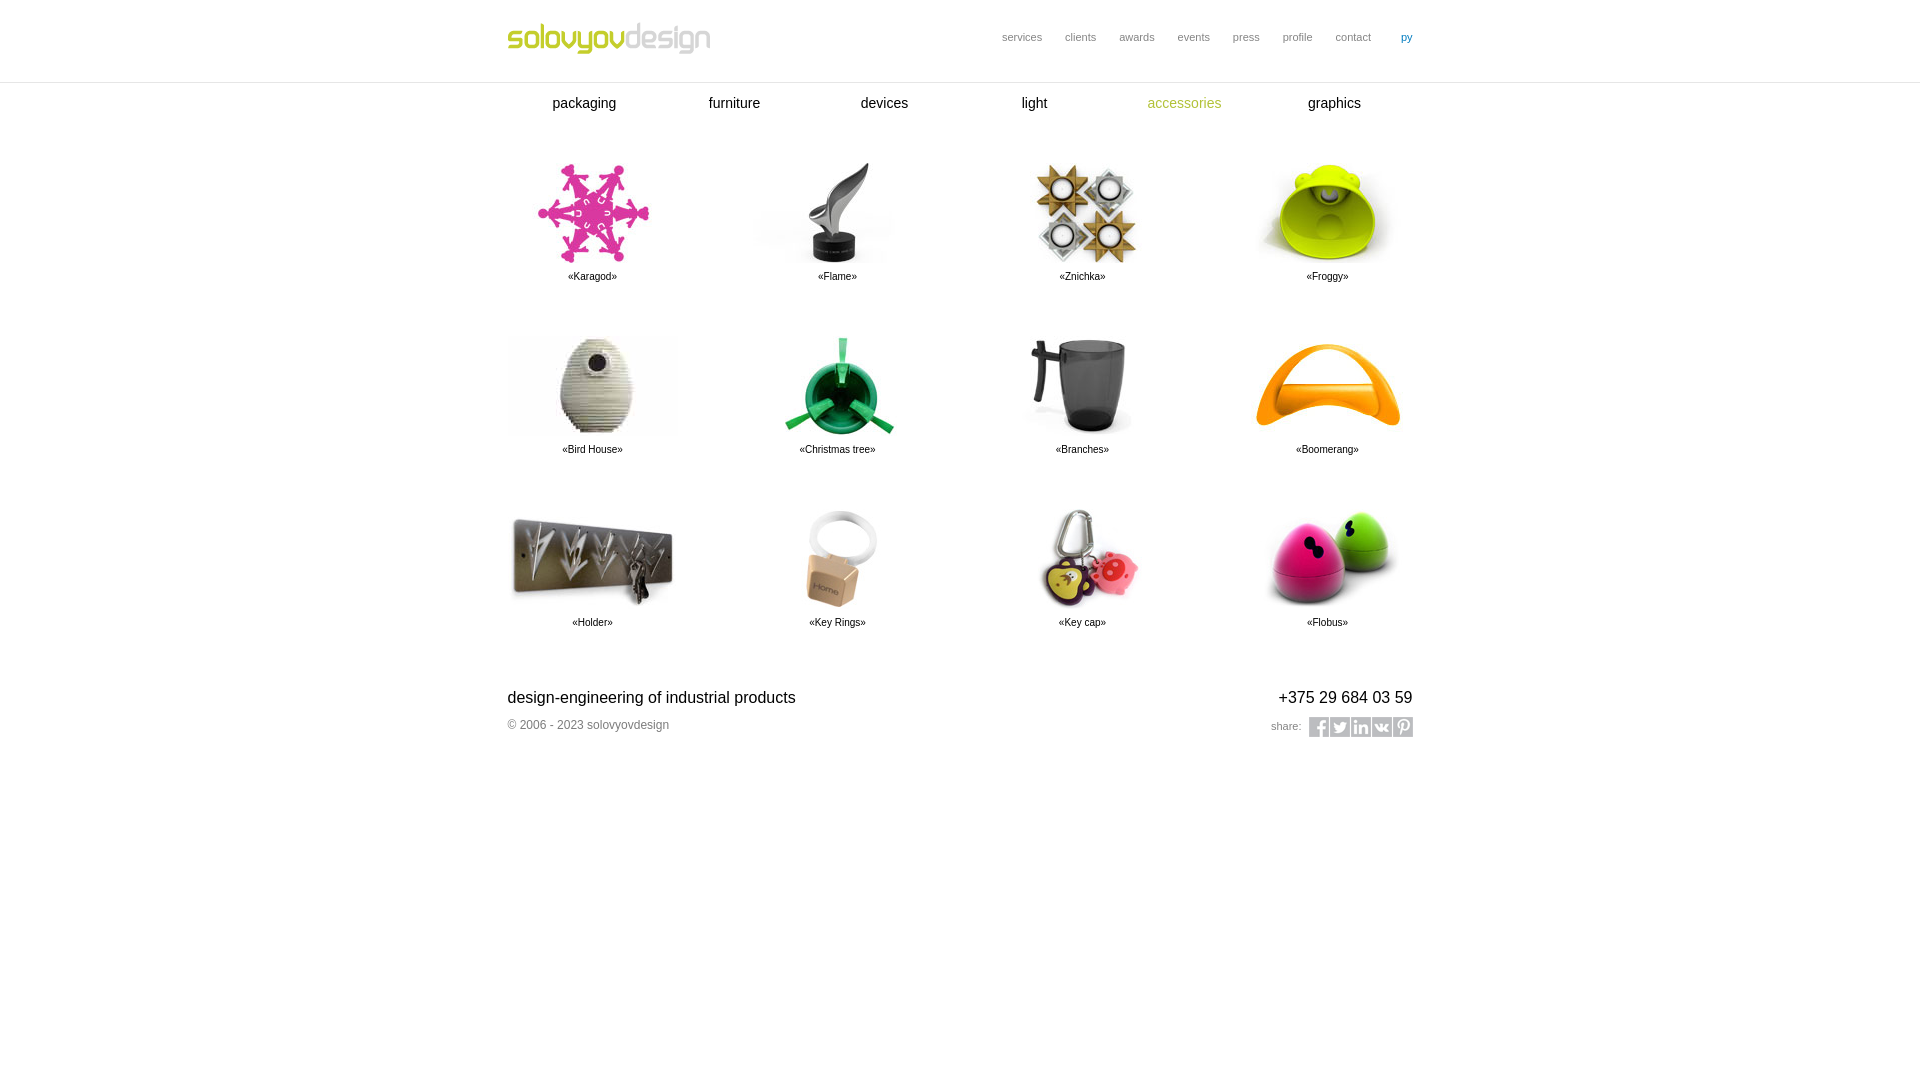  I want to click on 'light', so click(1022, 103).